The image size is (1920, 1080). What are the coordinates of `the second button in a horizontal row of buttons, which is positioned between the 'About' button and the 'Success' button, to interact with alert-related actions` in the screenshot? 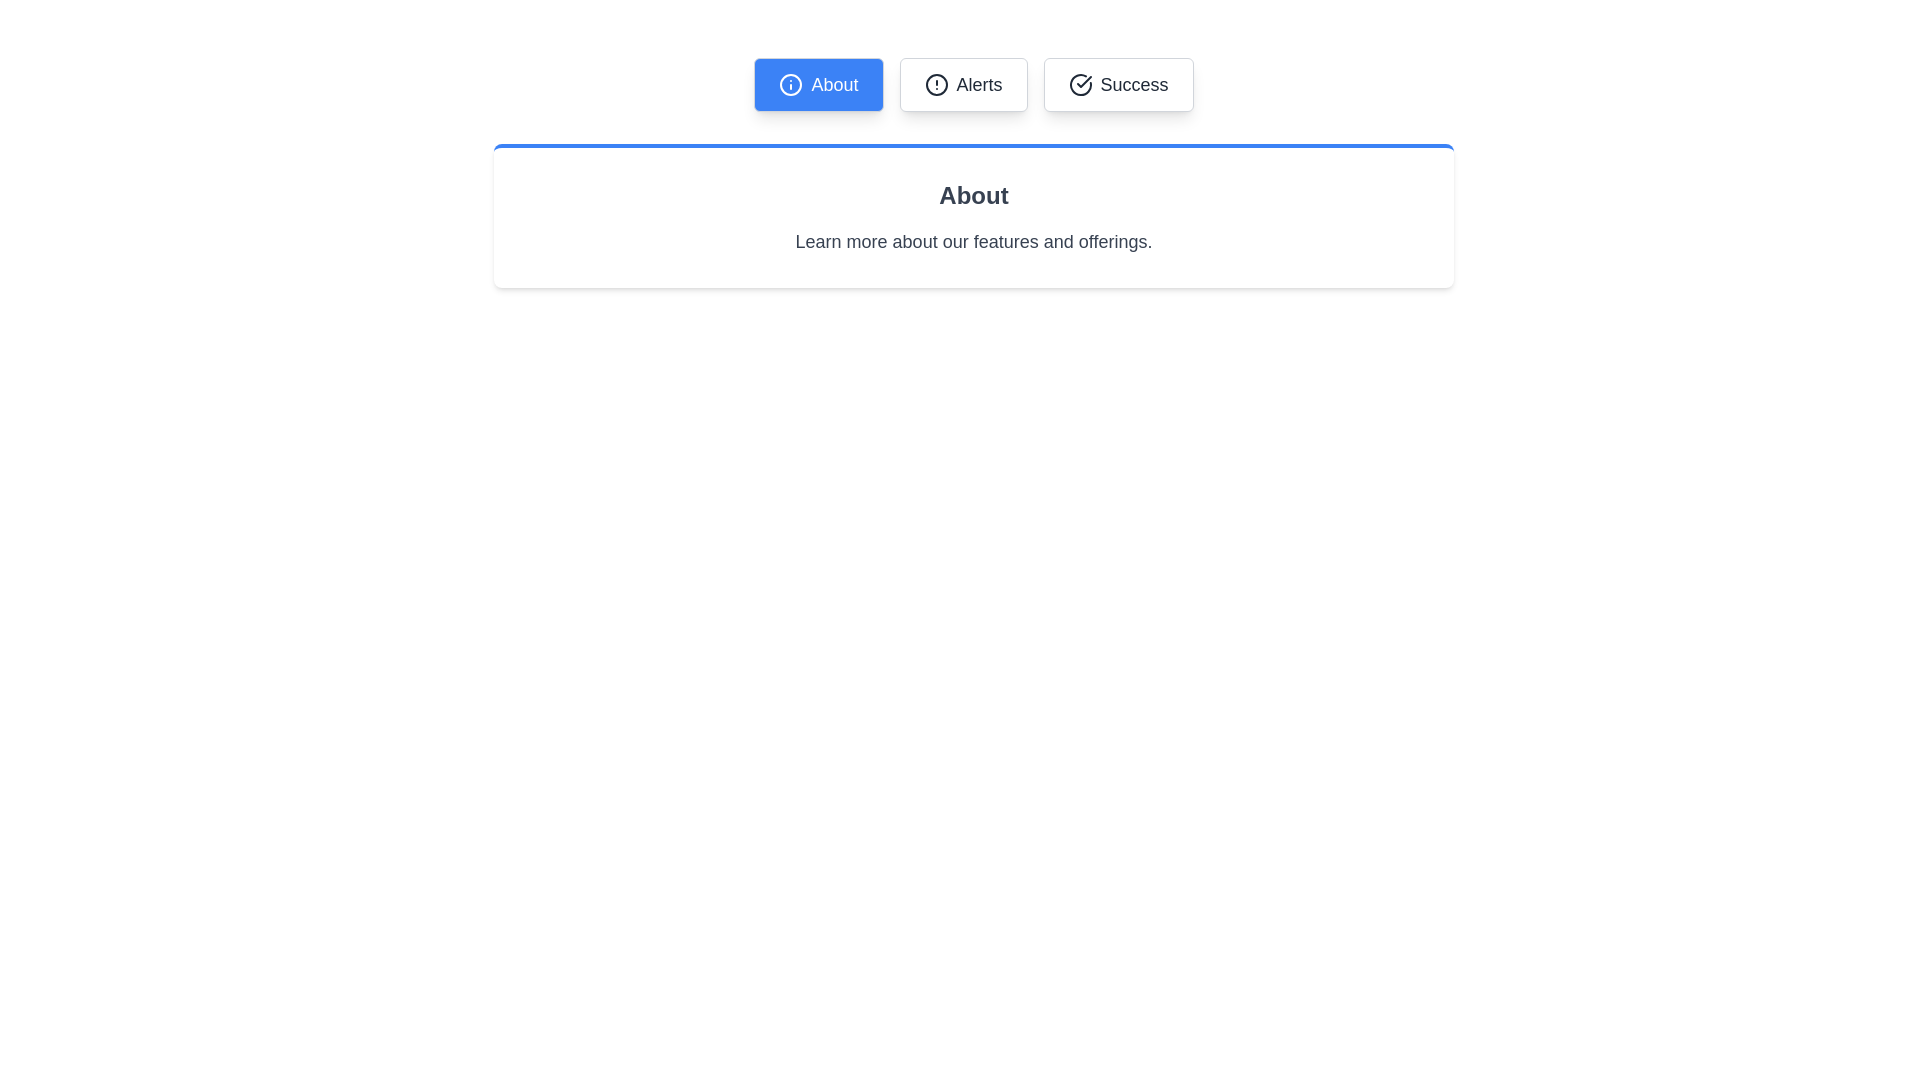 It's located at (963, 83).